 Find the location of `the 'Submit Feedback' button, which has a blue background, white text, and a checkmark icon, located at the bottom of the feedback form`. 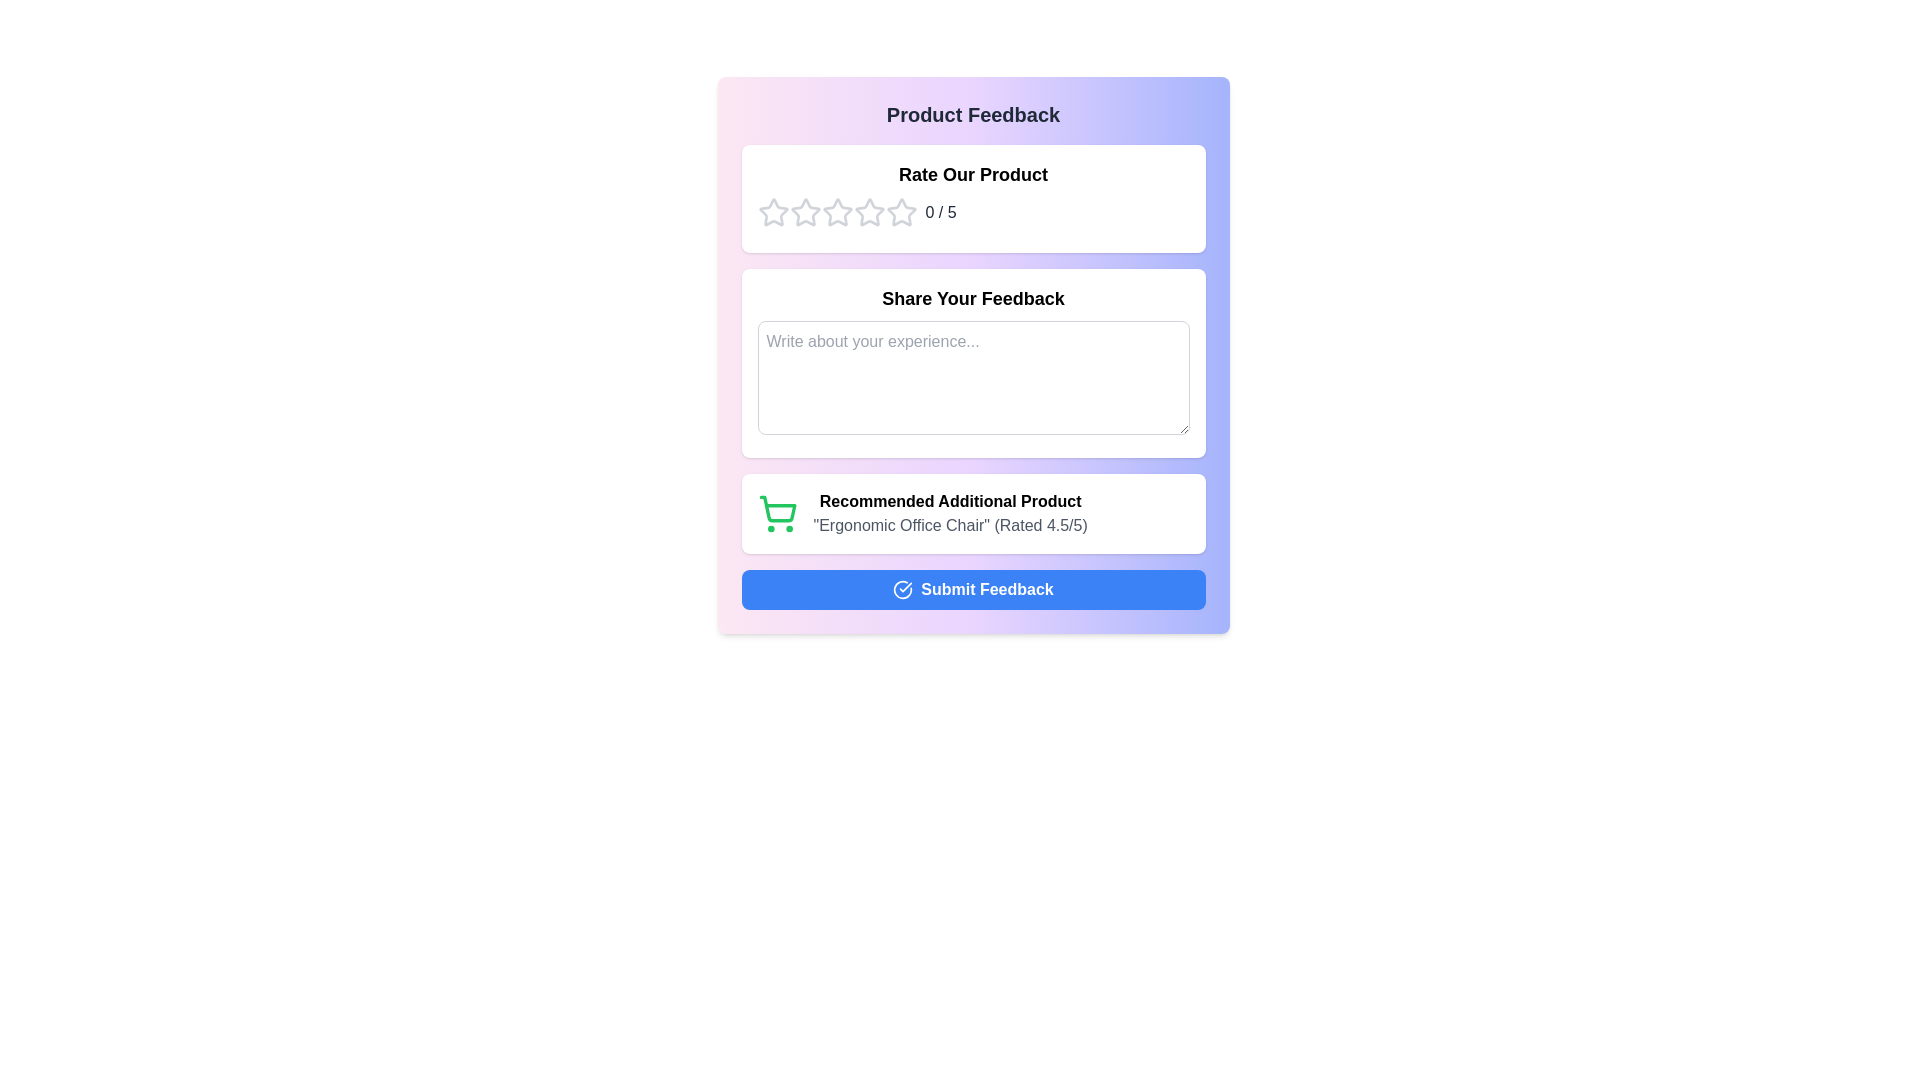

the 'Submit Feedback' button, which has a blue background, white text, and a checkmark icon, located at the bottom of the feedback form is located at coordinates (973, 589).